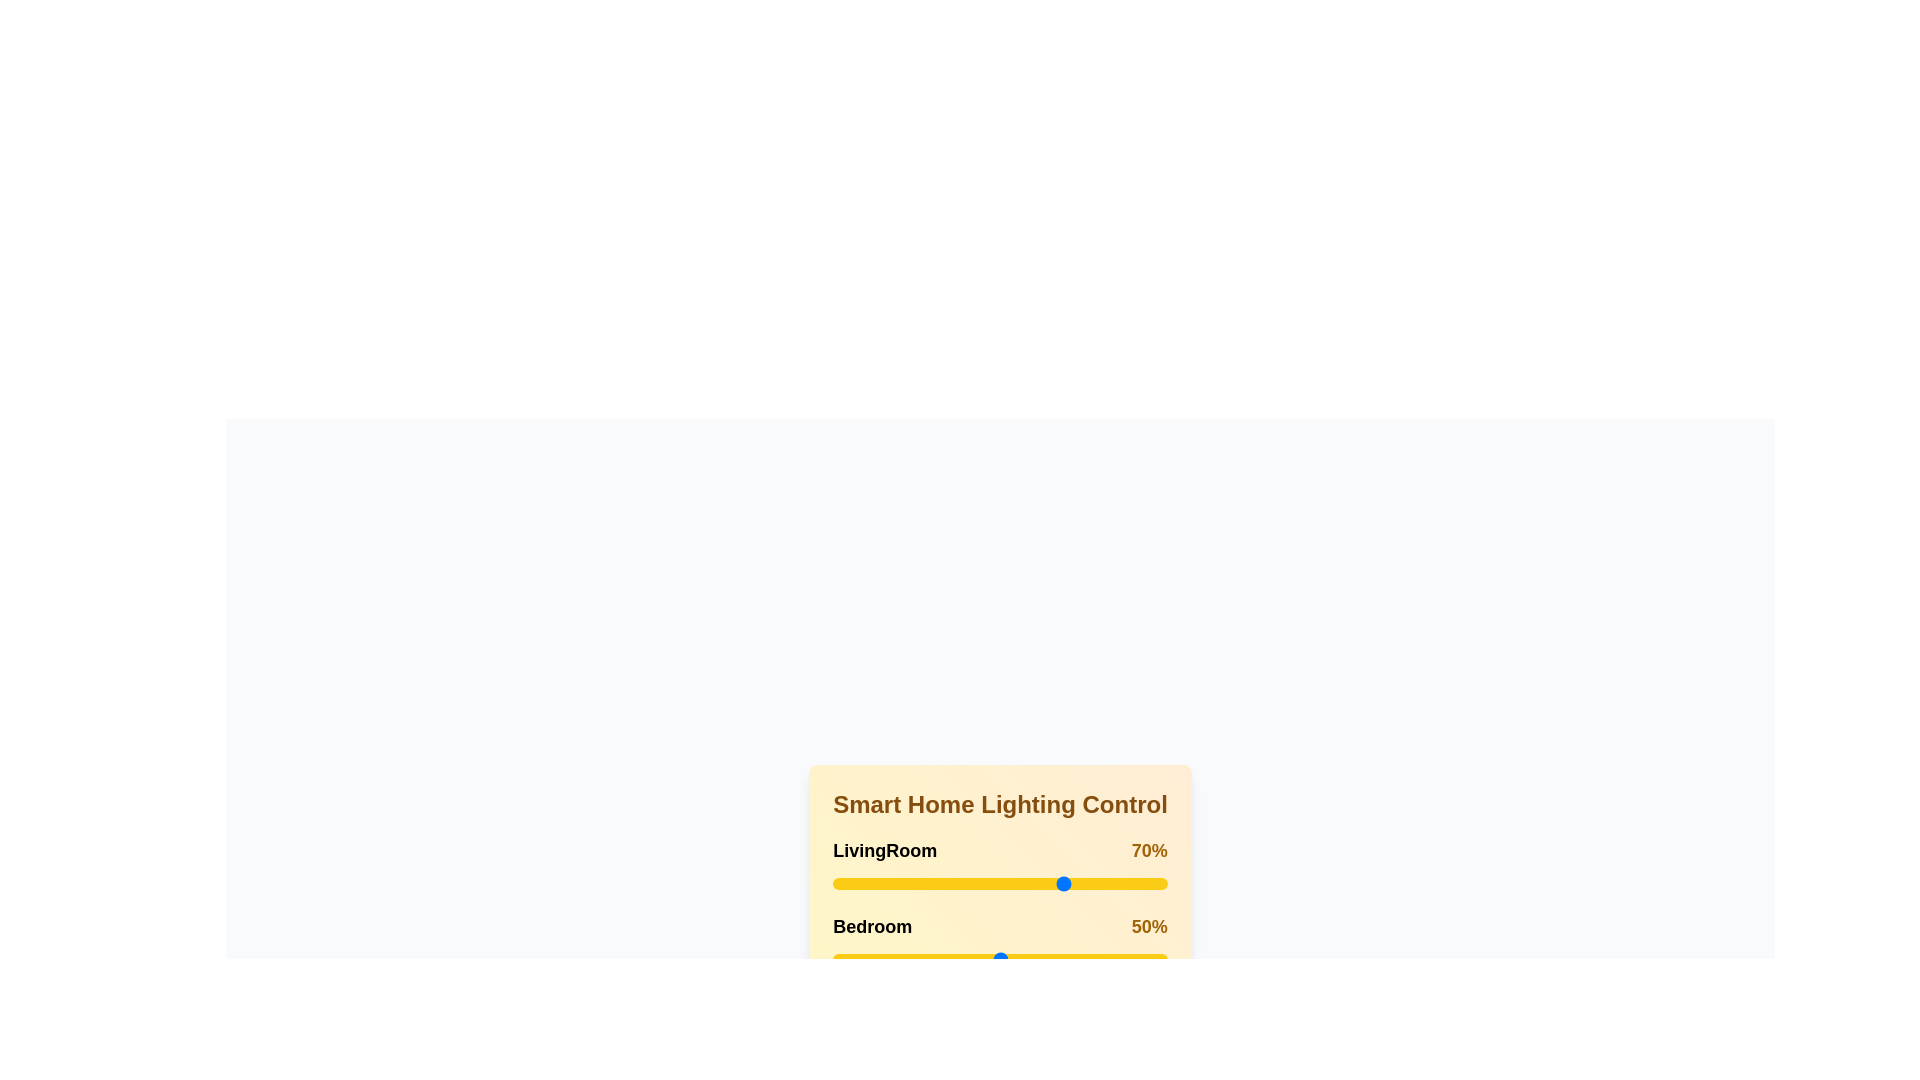 This screenshot has height=1080, width=1920. I want to click on bedroom light intensity, so click(983, 959).